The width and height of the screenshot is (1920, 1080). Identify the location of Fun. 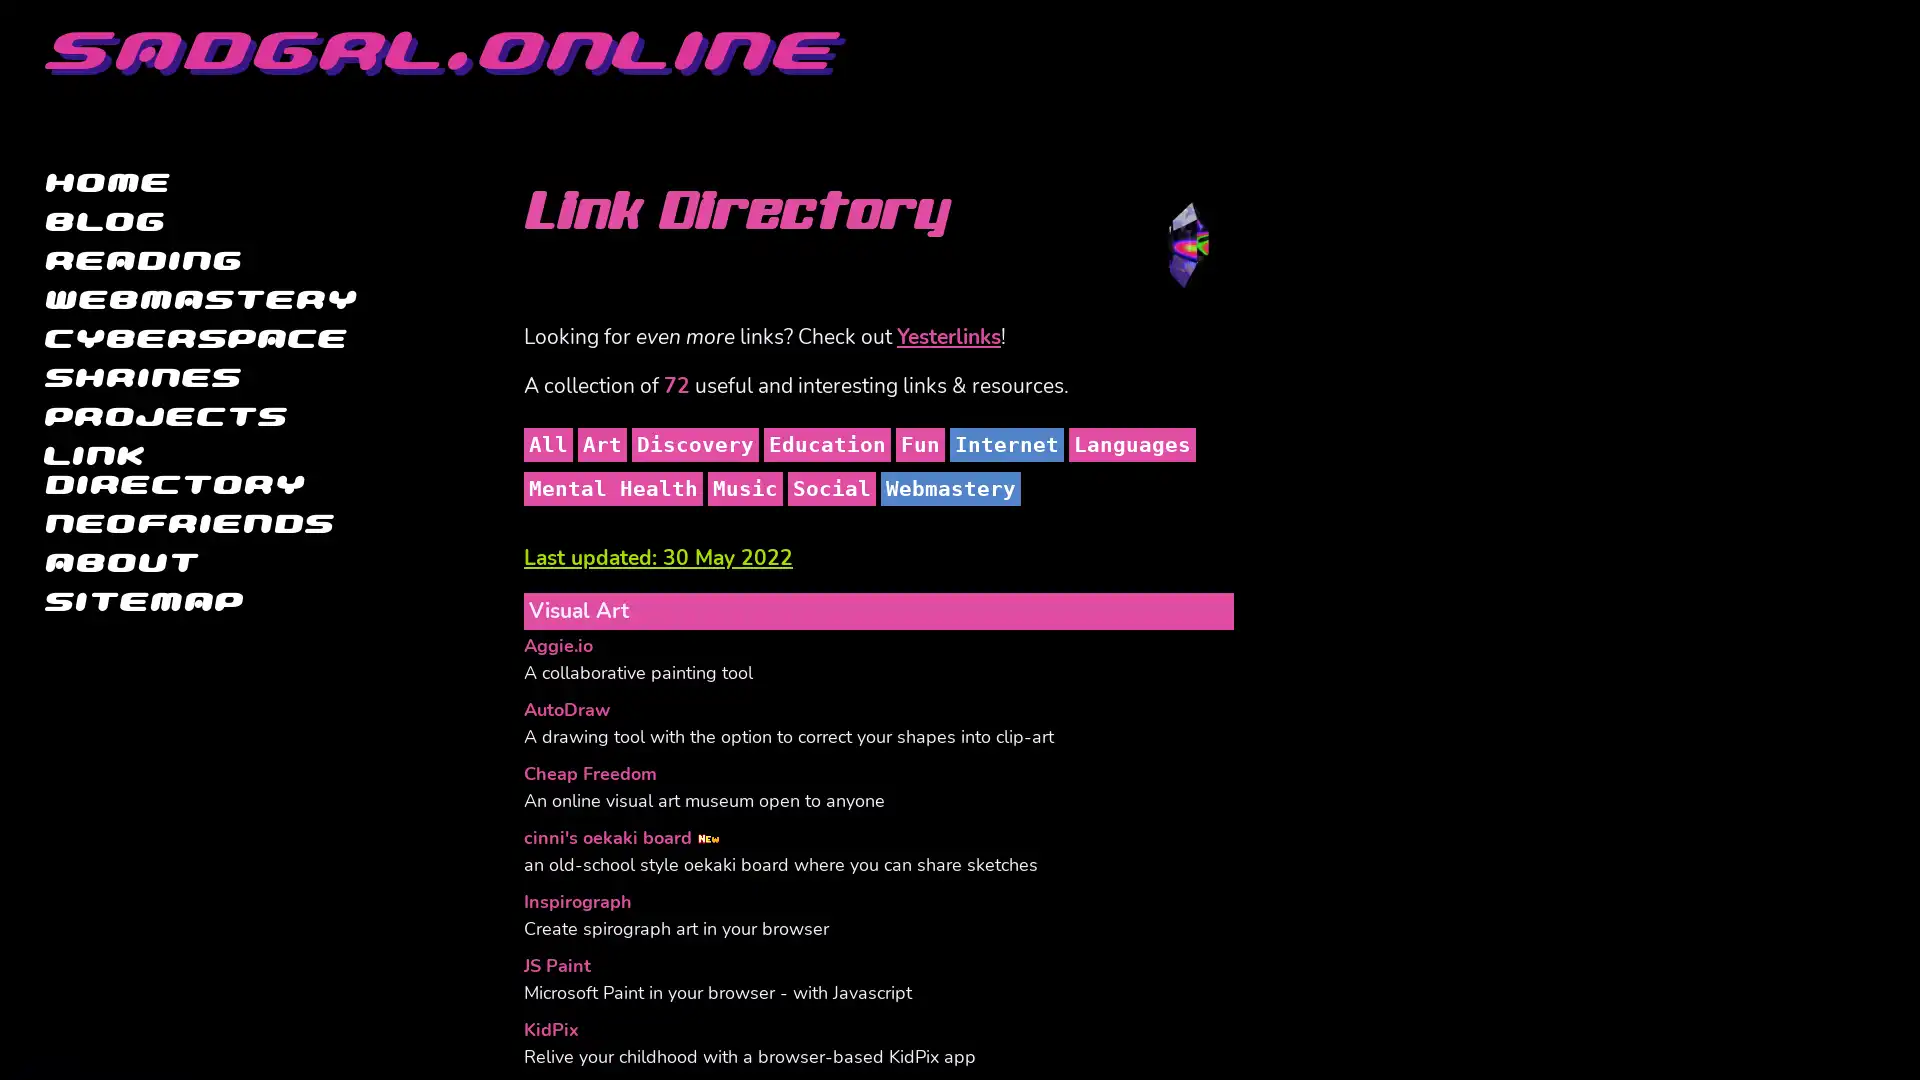
(919, 442).